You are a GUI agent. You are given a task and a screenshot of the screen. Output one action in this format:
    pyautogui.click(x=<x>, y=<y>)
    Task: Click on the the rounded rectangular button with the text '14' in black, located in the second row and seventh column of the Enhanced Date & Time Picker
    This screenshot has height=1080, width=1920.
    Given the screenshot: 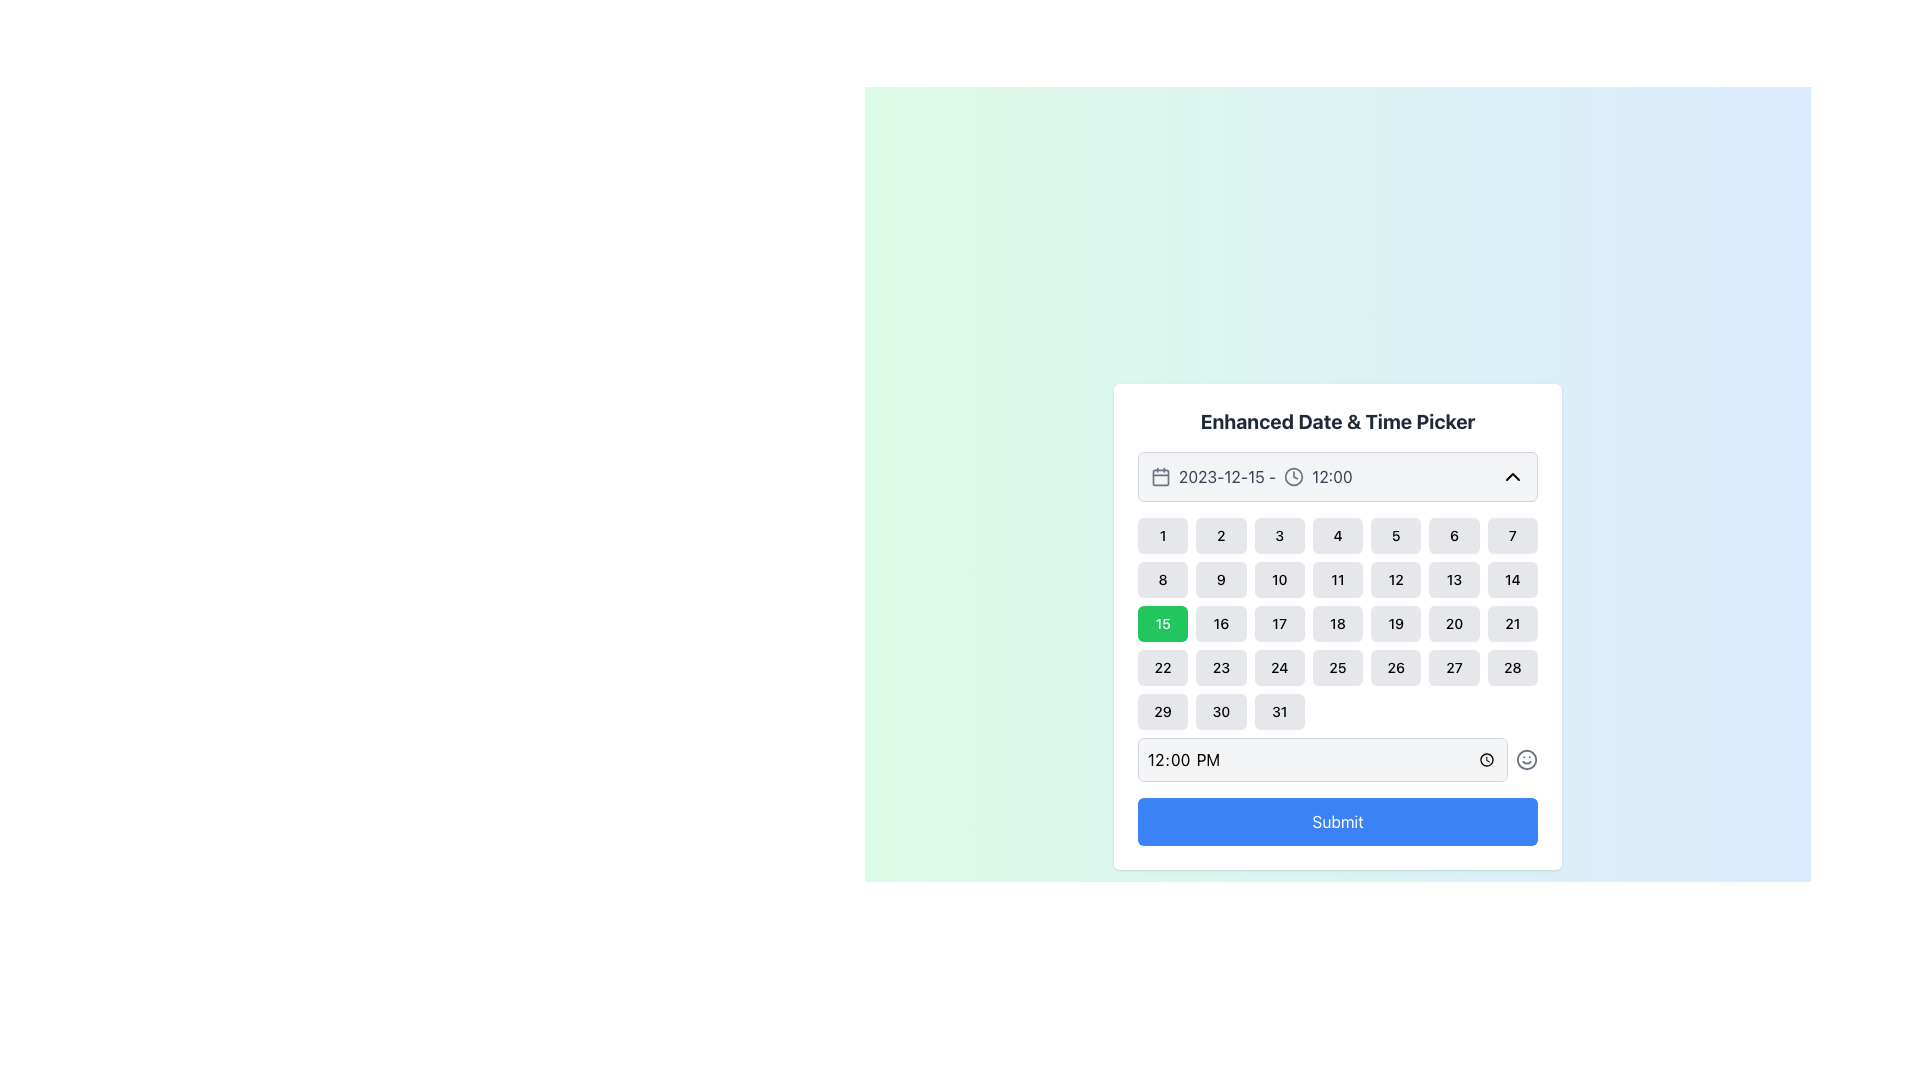 What is the action you would take?
    pyautogui.click(x=1512, y=579)
    